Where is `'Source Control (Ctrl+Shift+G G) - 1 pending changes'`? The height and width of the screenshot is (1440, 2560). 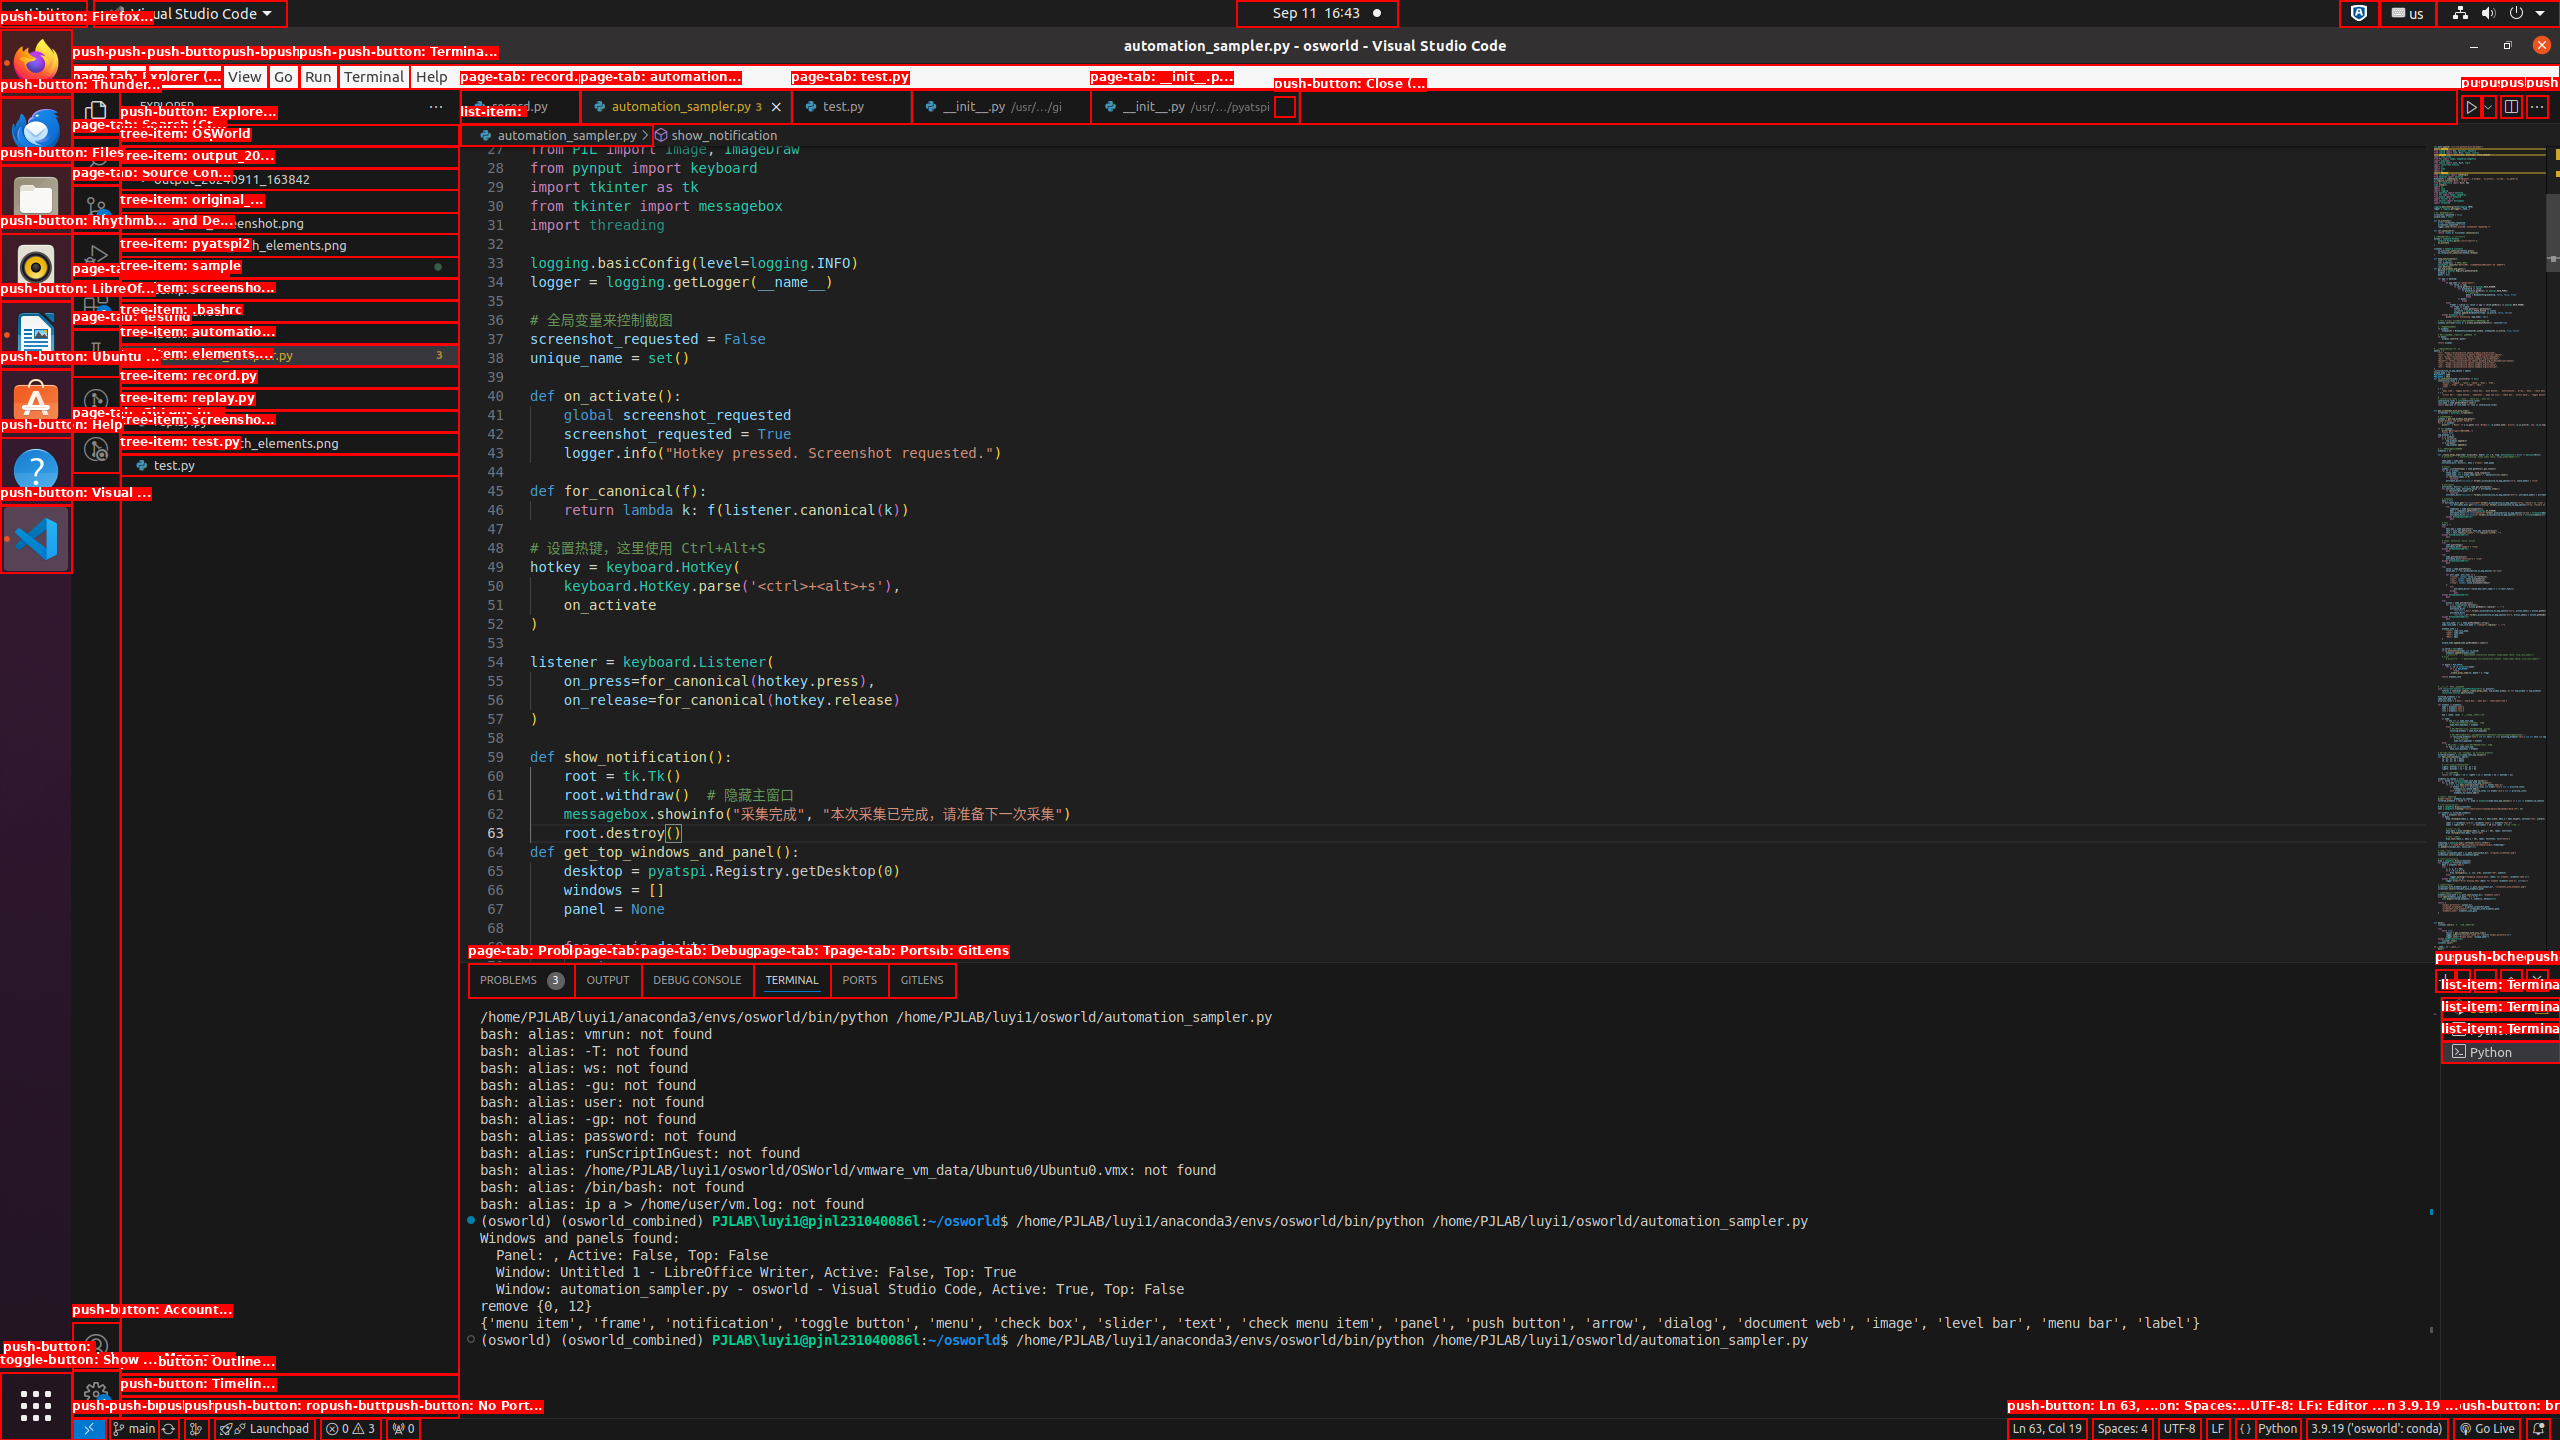 'Source Control (Ctrl+Shift+G G) - 1 pending changes' is located at coordinates (95, 207).